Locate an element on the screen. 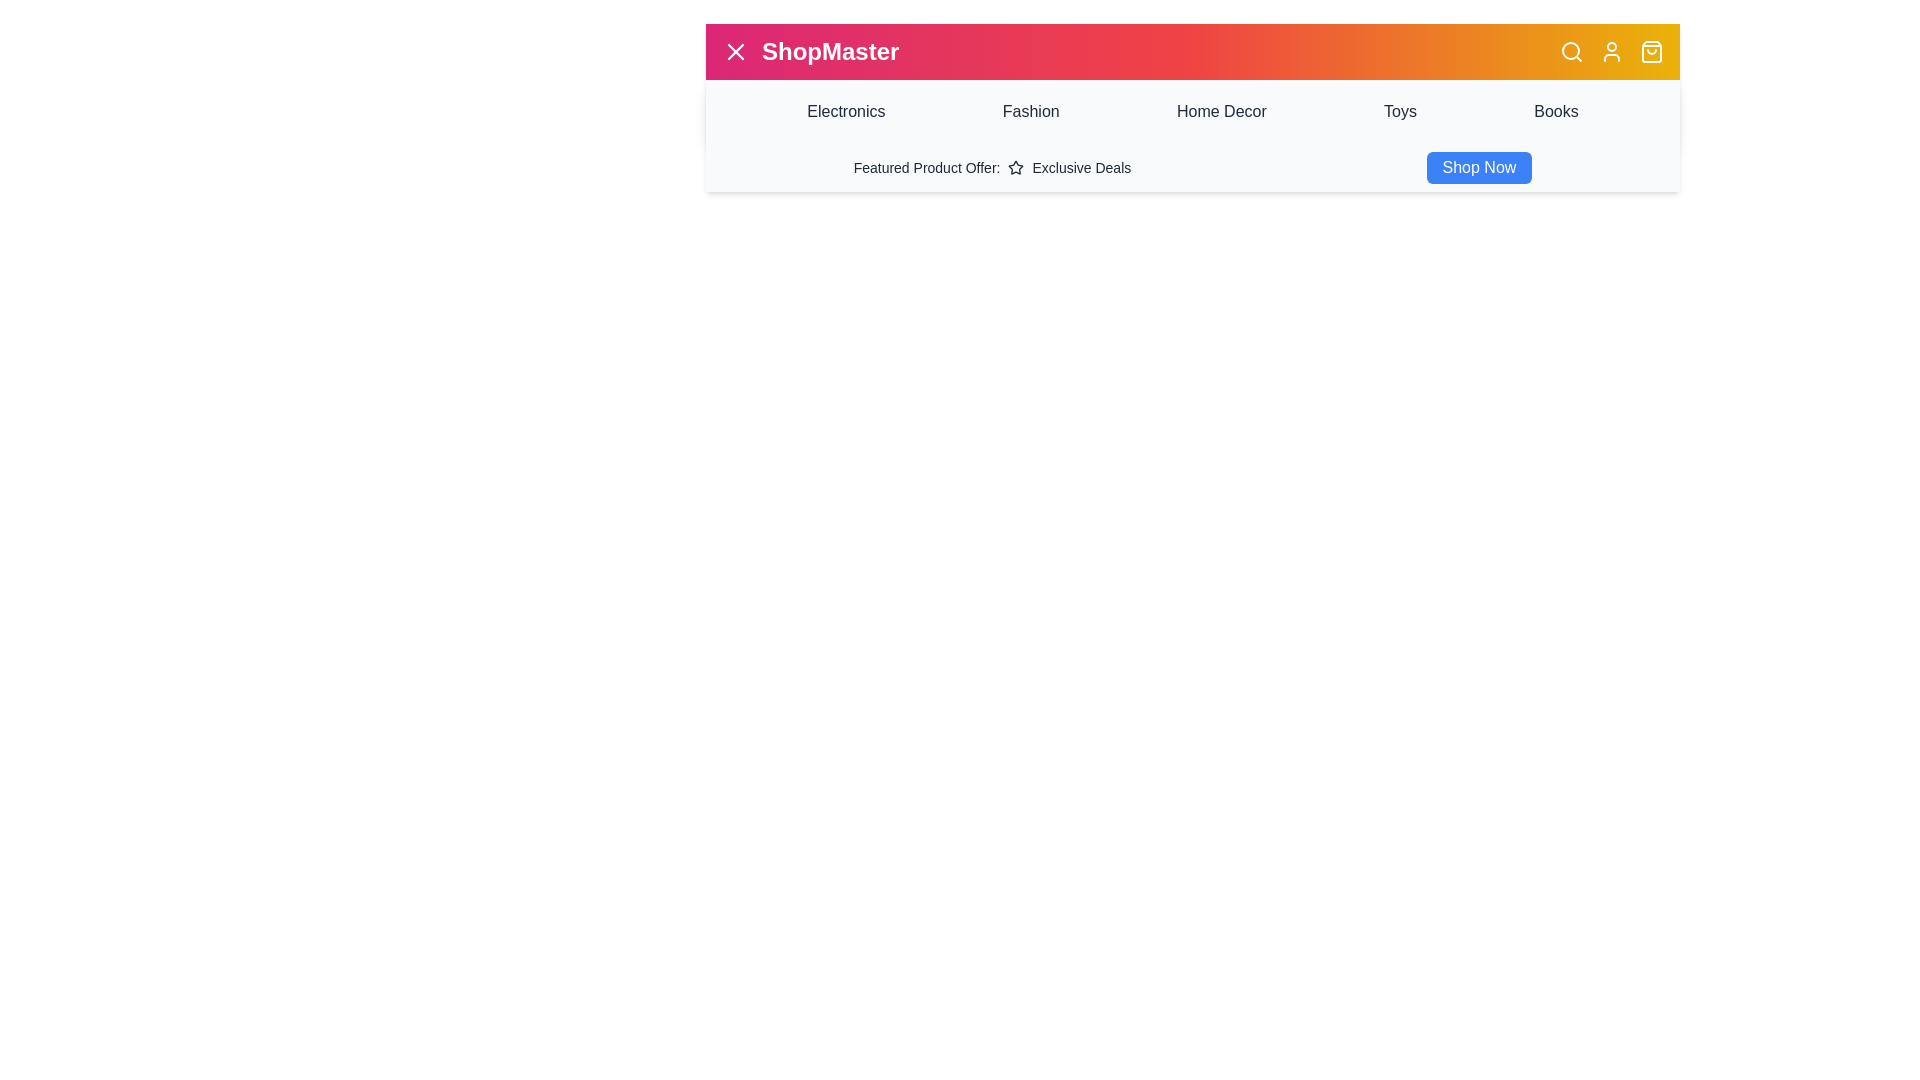 The width and height of the screenshot is (1920, 1080). the user icon to view account details is located at coordinates (1612, 50).